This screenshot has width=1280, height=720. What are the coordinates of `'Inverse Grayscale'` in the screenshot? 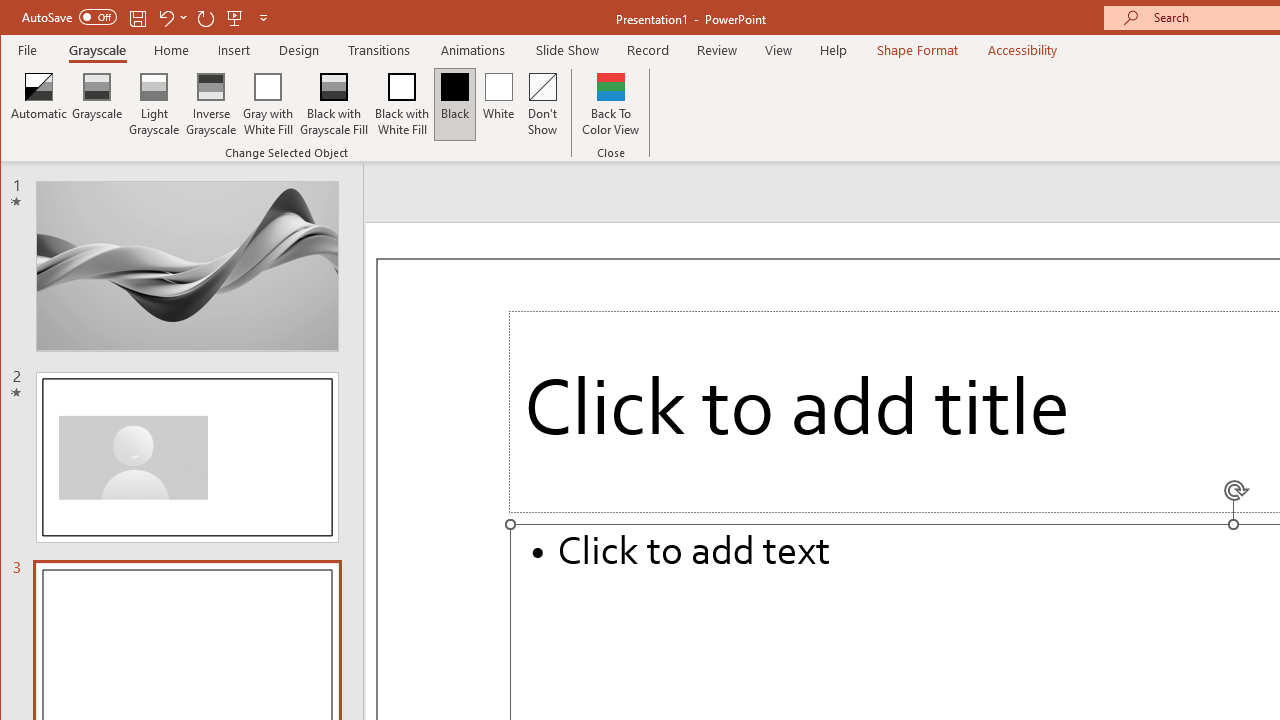 It's located at (211, 104).